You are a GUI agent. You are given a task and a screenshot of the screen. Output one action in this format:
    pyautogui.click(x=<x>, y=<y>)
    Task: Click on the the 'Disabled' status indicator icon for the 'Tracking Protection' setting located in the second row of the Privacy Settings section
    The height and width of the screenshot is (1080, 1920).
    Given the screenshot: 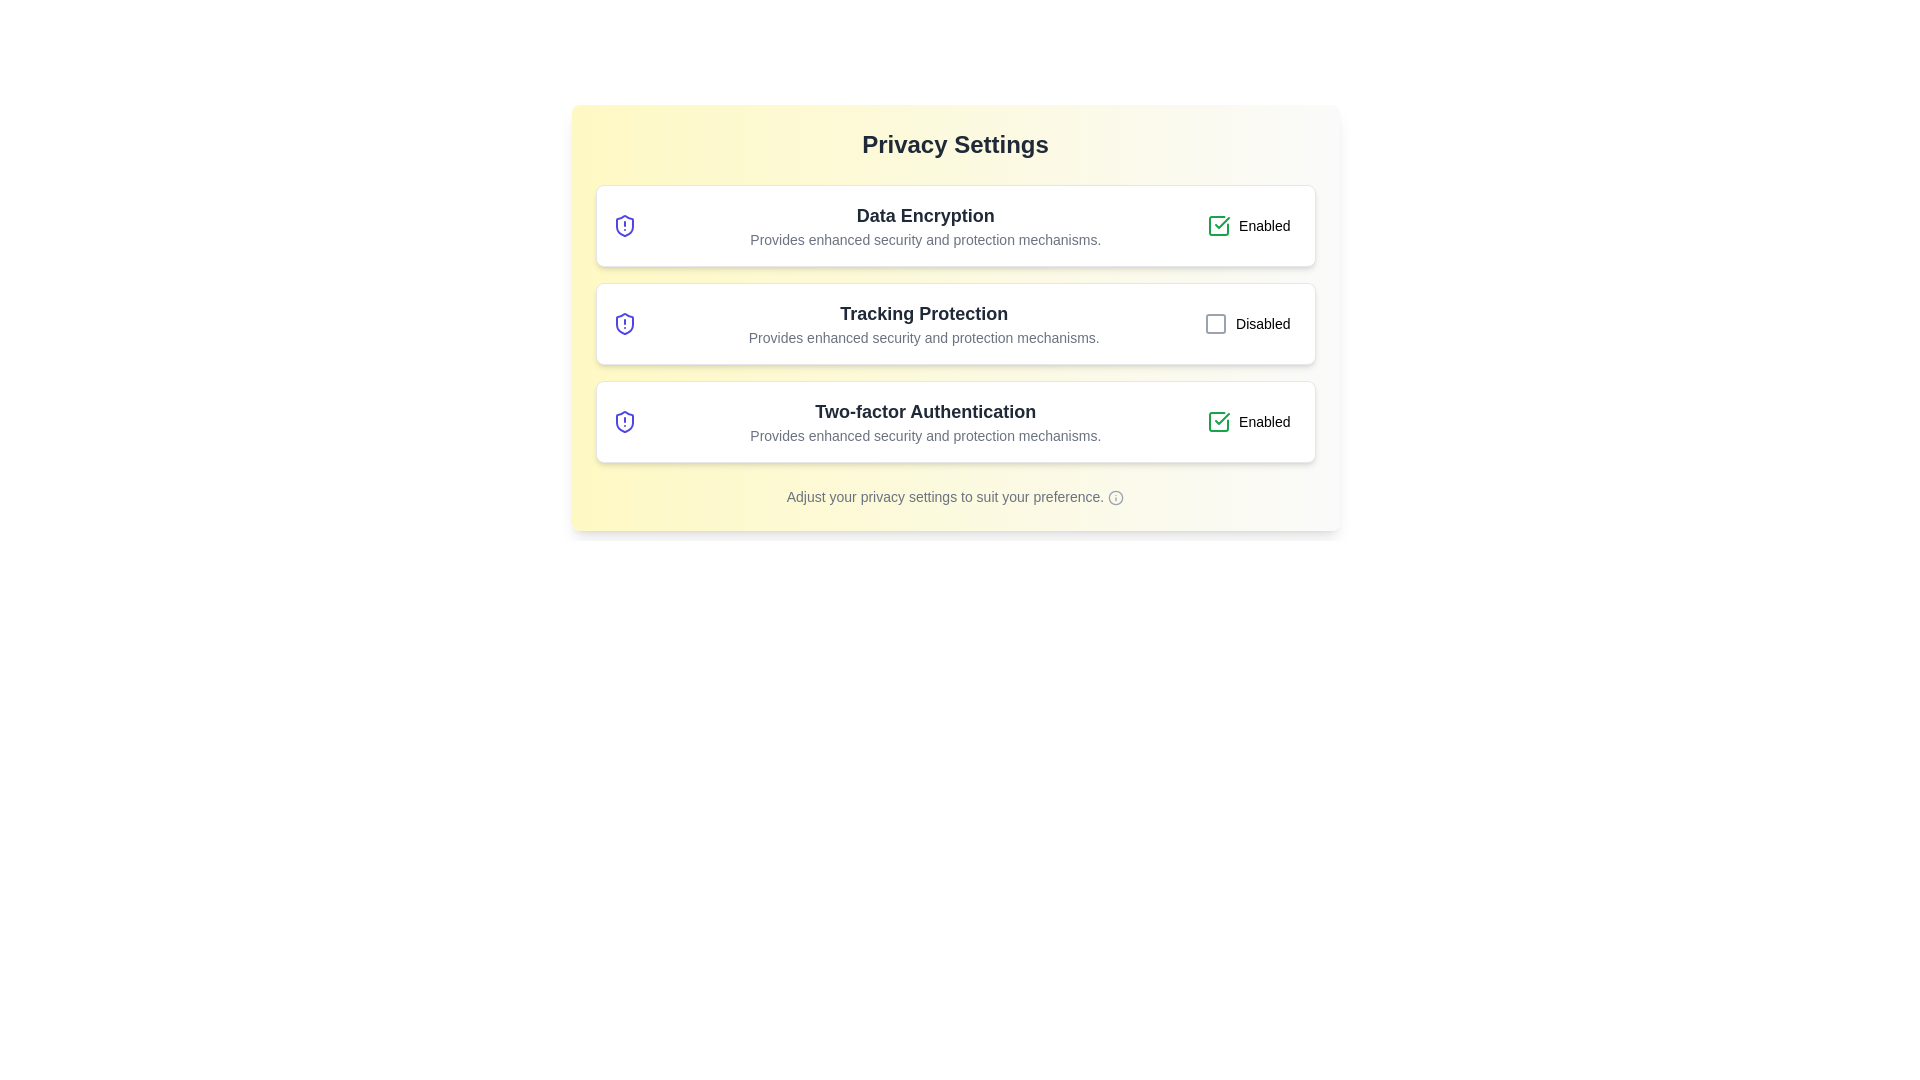 What is the action you would take?
    pyautogui.click(x=1214, y=323)
    